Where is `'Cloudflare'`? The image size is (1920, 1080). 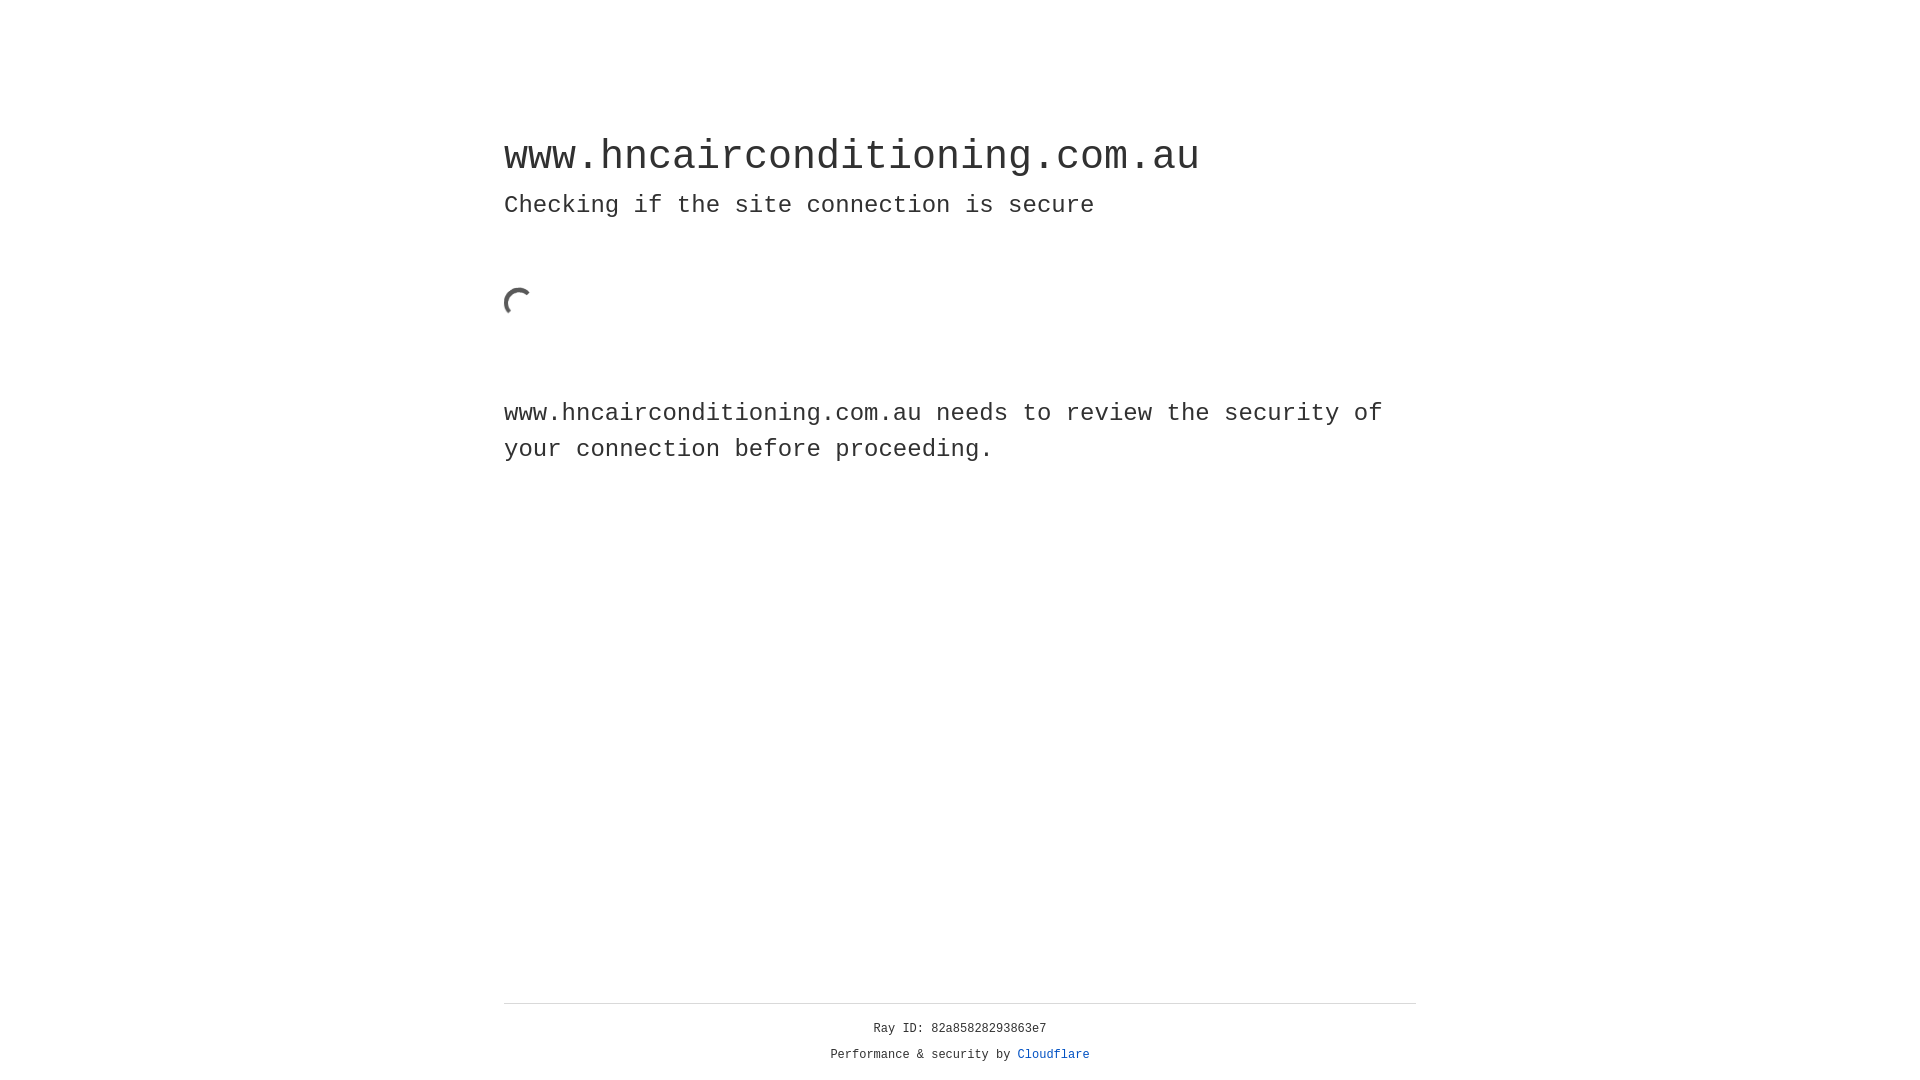
'Cloudflare' is located at coordinates (1053, 1054).